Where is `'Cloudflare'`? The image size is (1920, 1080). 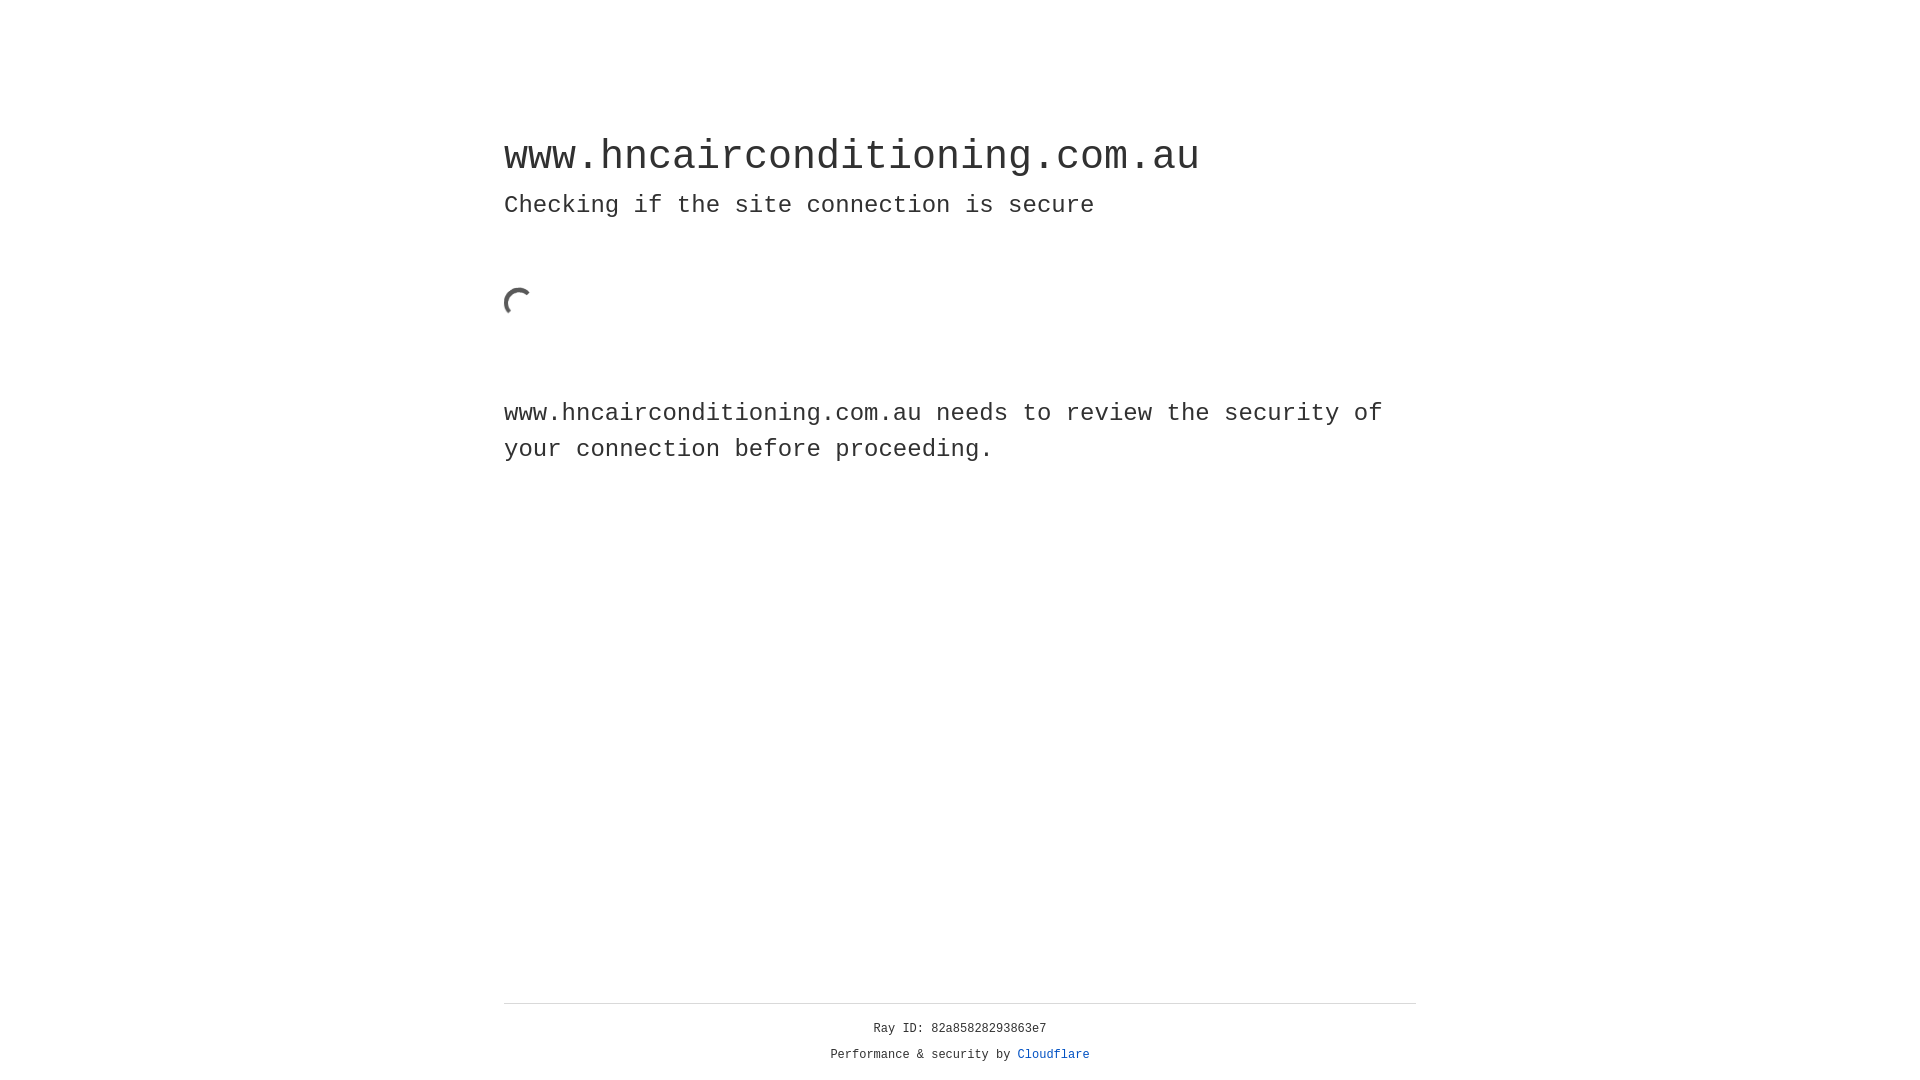
'Cloudflare' is located at coordinates (1053, 1054).